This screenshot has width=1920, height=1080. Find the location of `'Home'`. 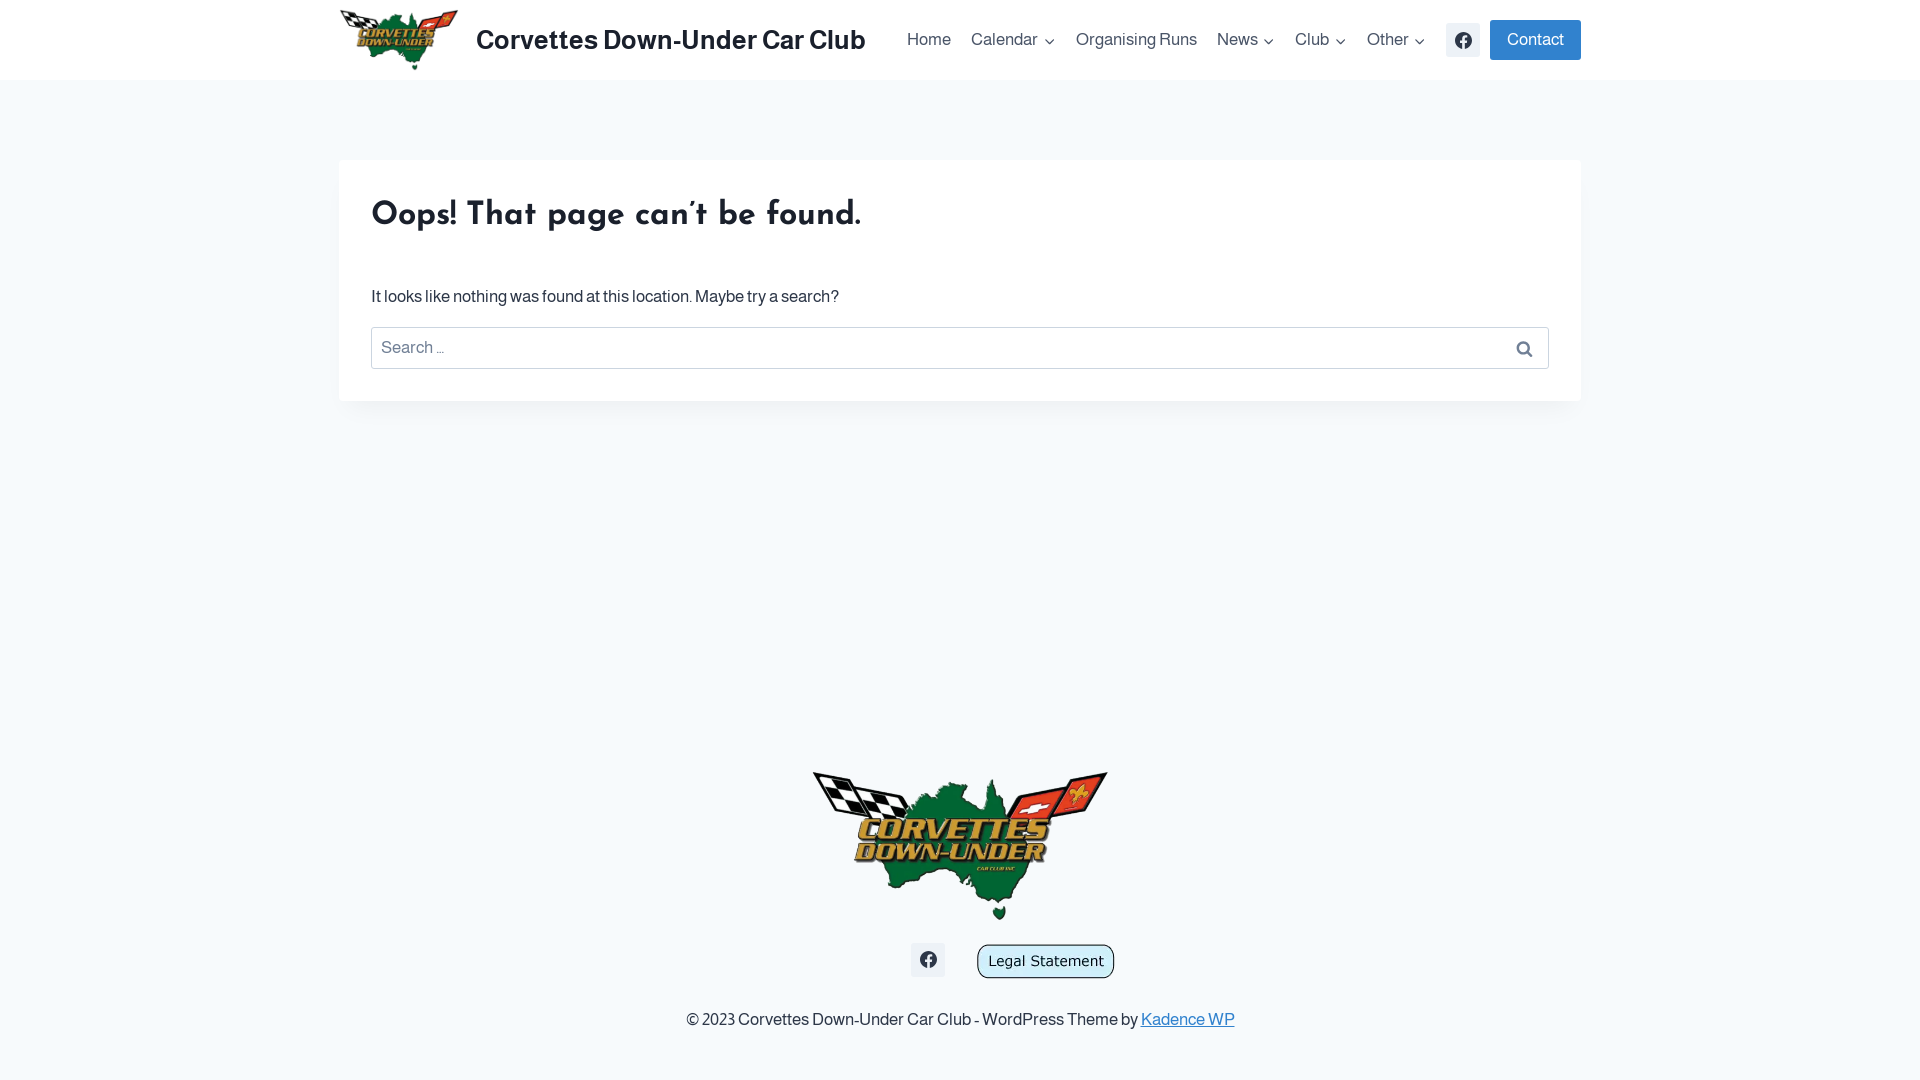

'Home' is located at coordinates (928, 39).